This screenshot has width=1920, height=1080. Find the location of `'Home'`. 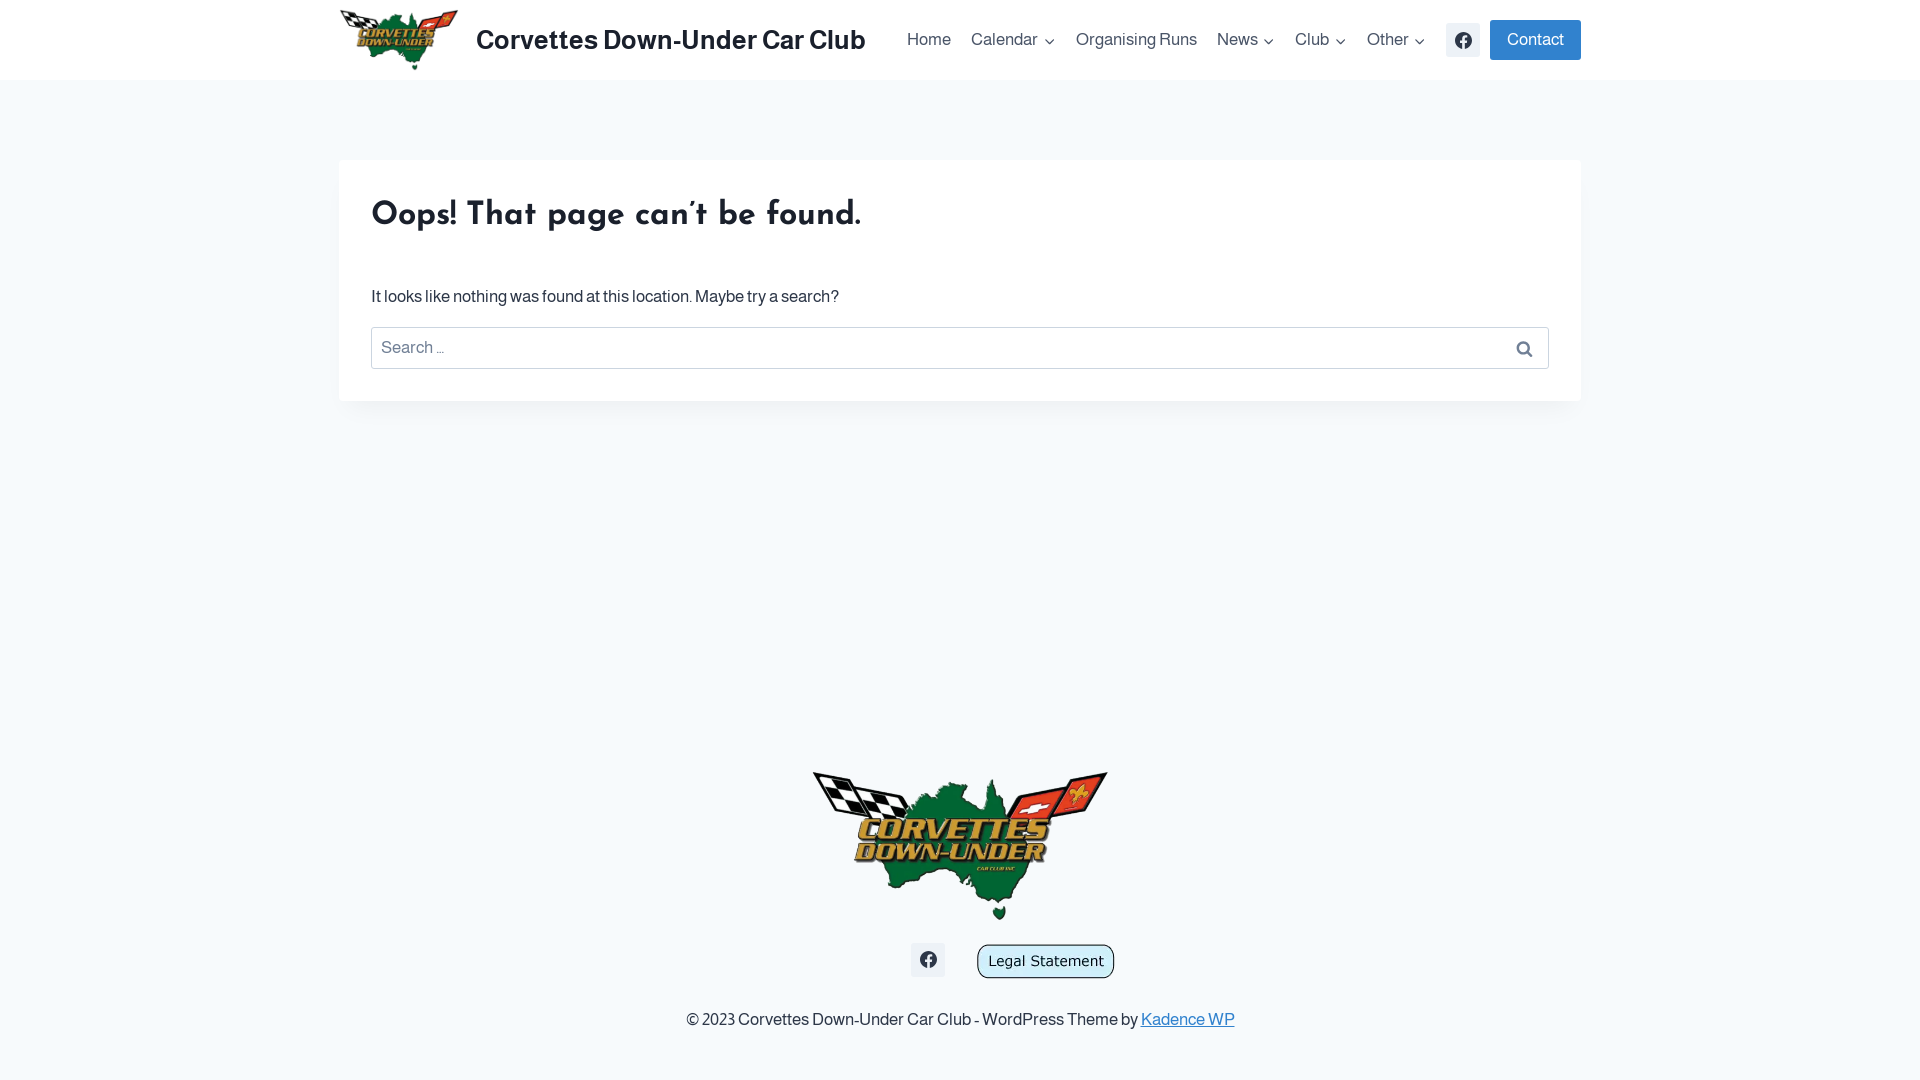

'Home' is located at coordinates (928, 39).